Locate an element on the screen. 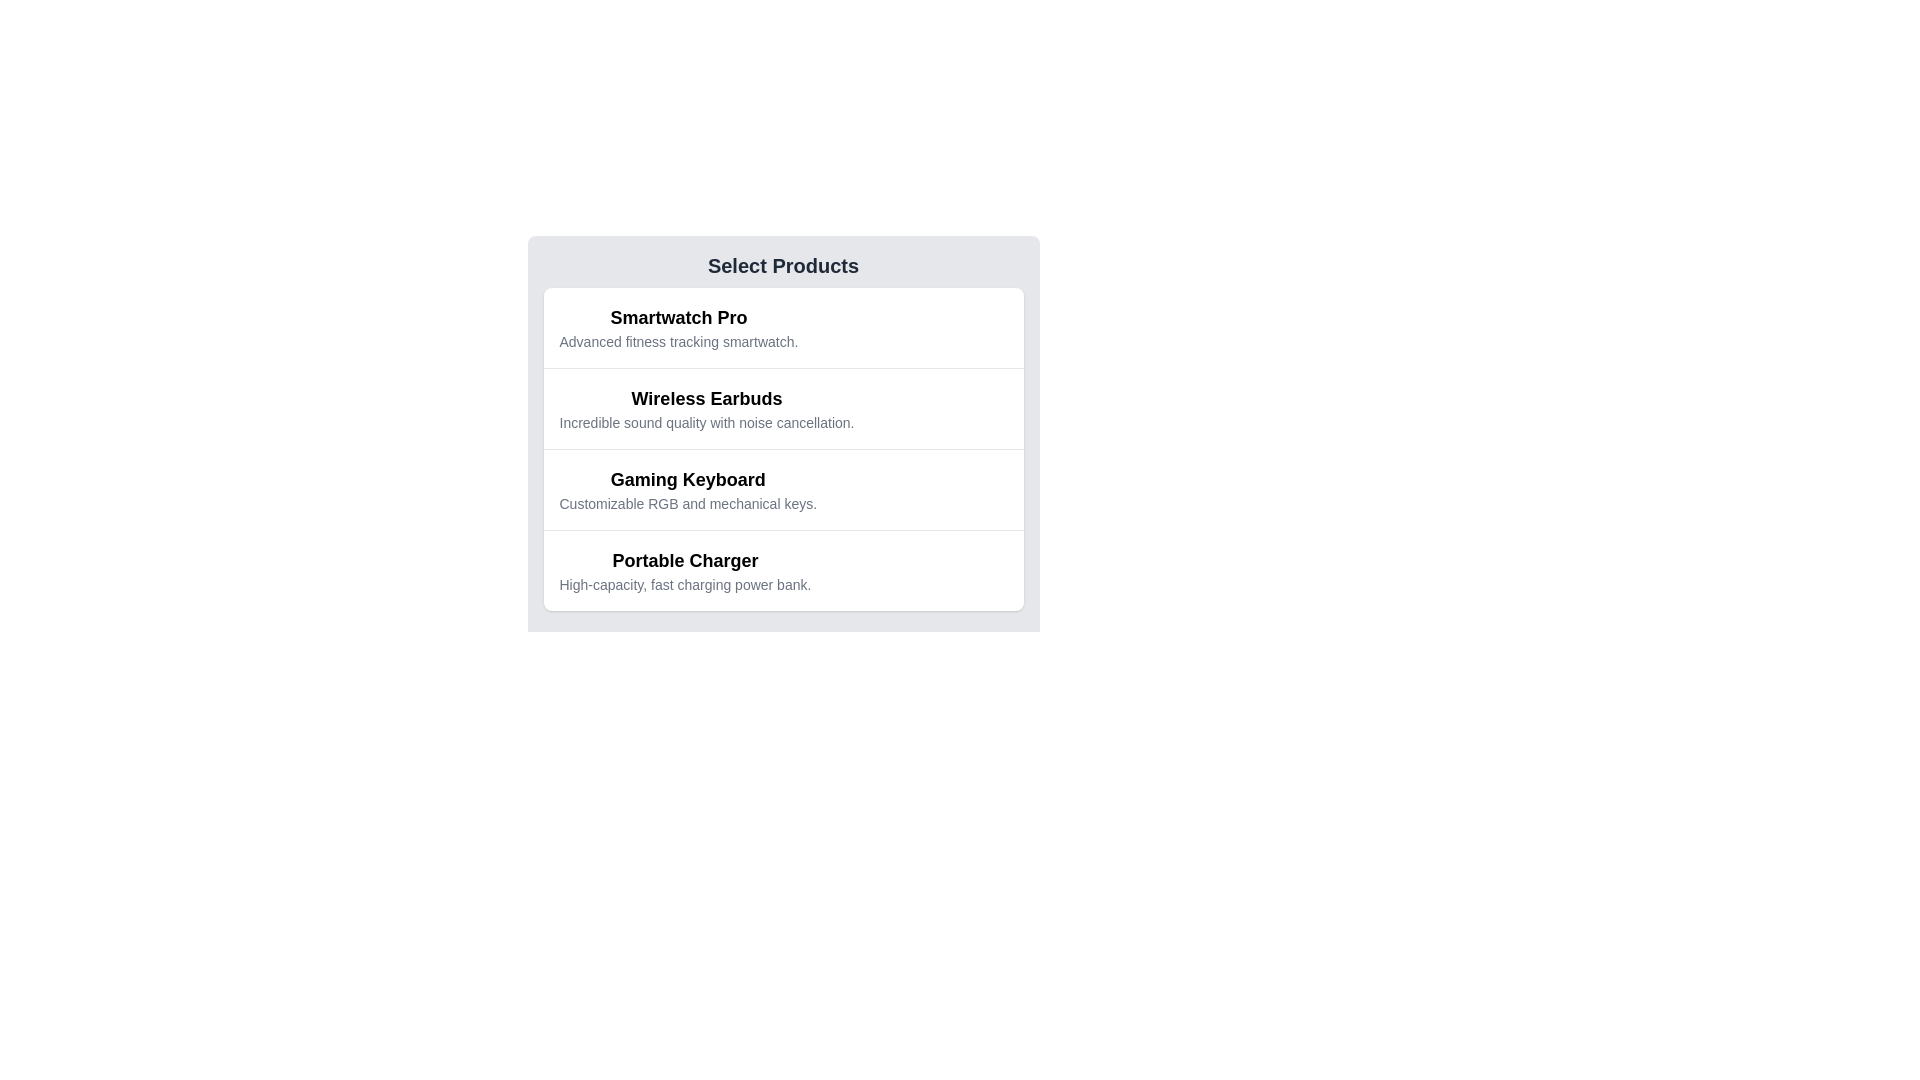 The width and height of the screenshot is (1920, 1080). the description text element located below the 'Gaming Keyboard' title in the product list is located at coordinates (688, 503).